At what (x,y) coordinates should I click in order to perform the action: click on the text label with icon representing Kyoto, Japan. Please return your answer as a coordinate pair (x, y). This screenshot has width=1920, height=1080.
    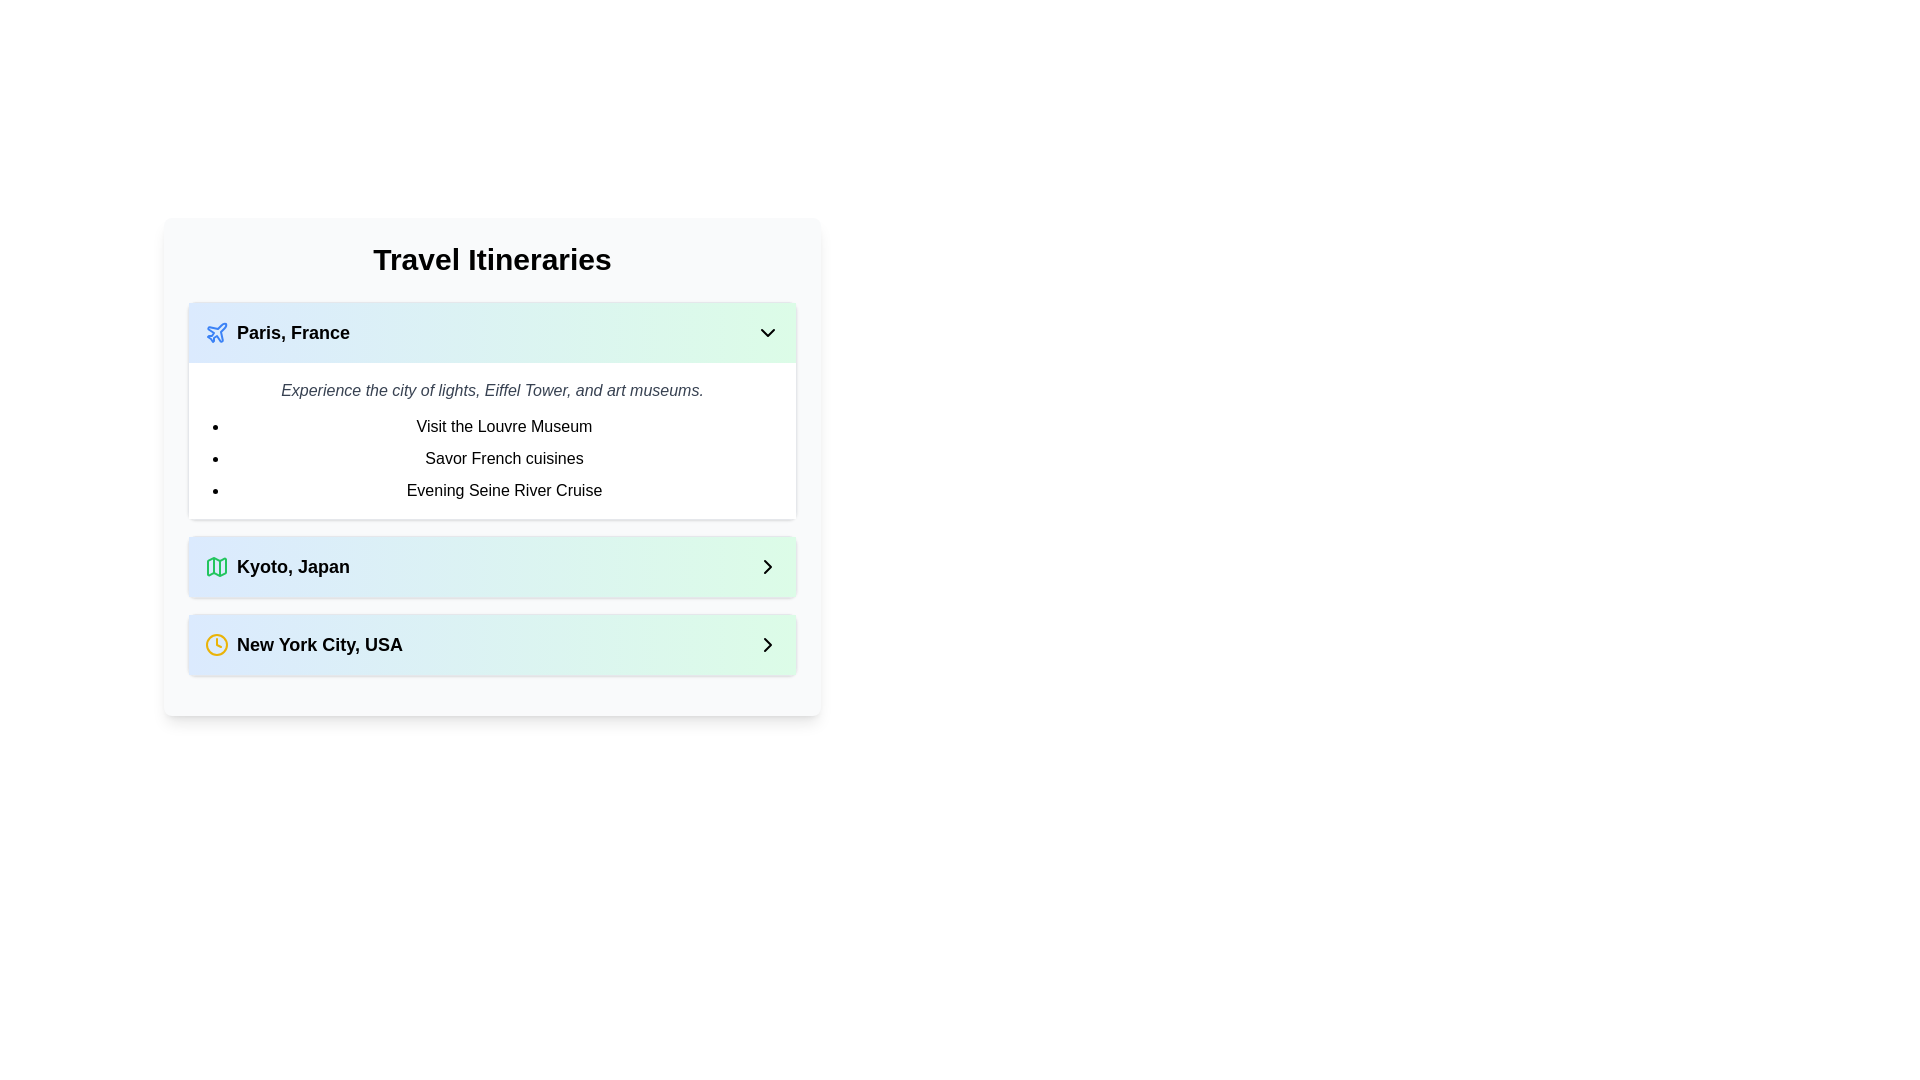
    Looking at the image, I should click on (276, 567).